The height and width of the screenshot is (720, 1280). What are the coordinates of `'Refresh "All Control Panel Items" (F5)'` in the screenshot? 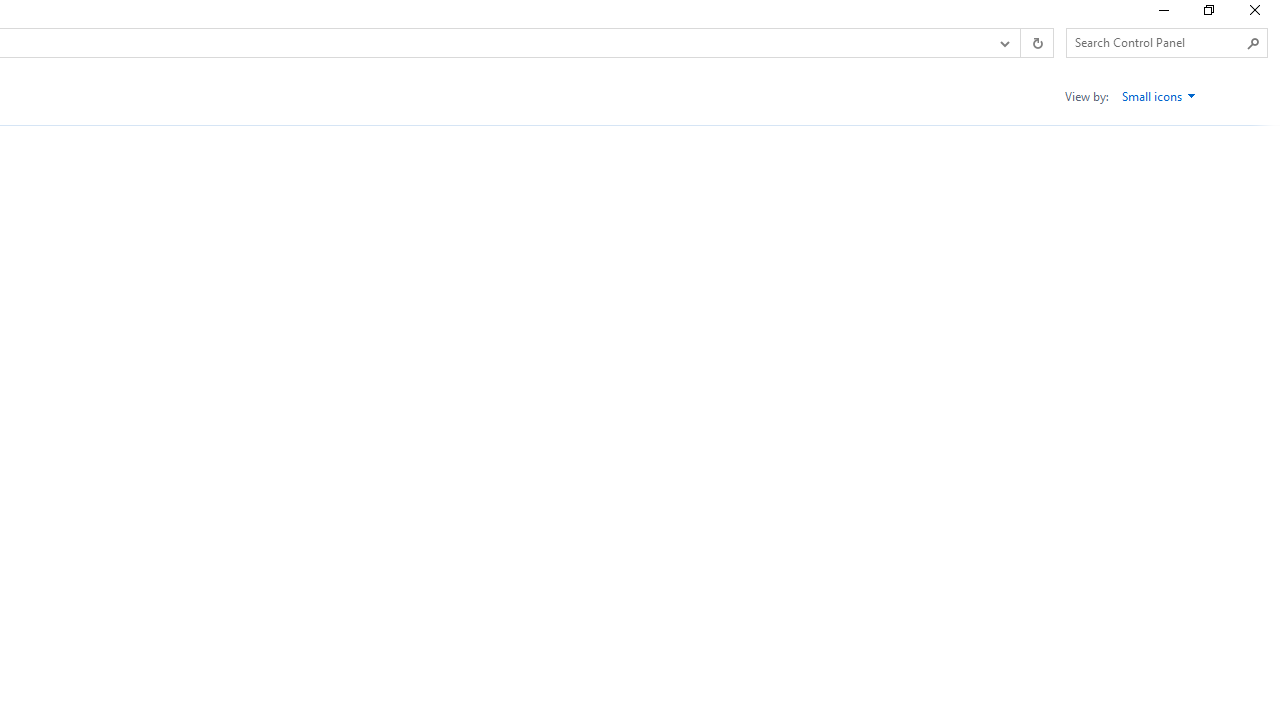 It's located at (1036, 43).